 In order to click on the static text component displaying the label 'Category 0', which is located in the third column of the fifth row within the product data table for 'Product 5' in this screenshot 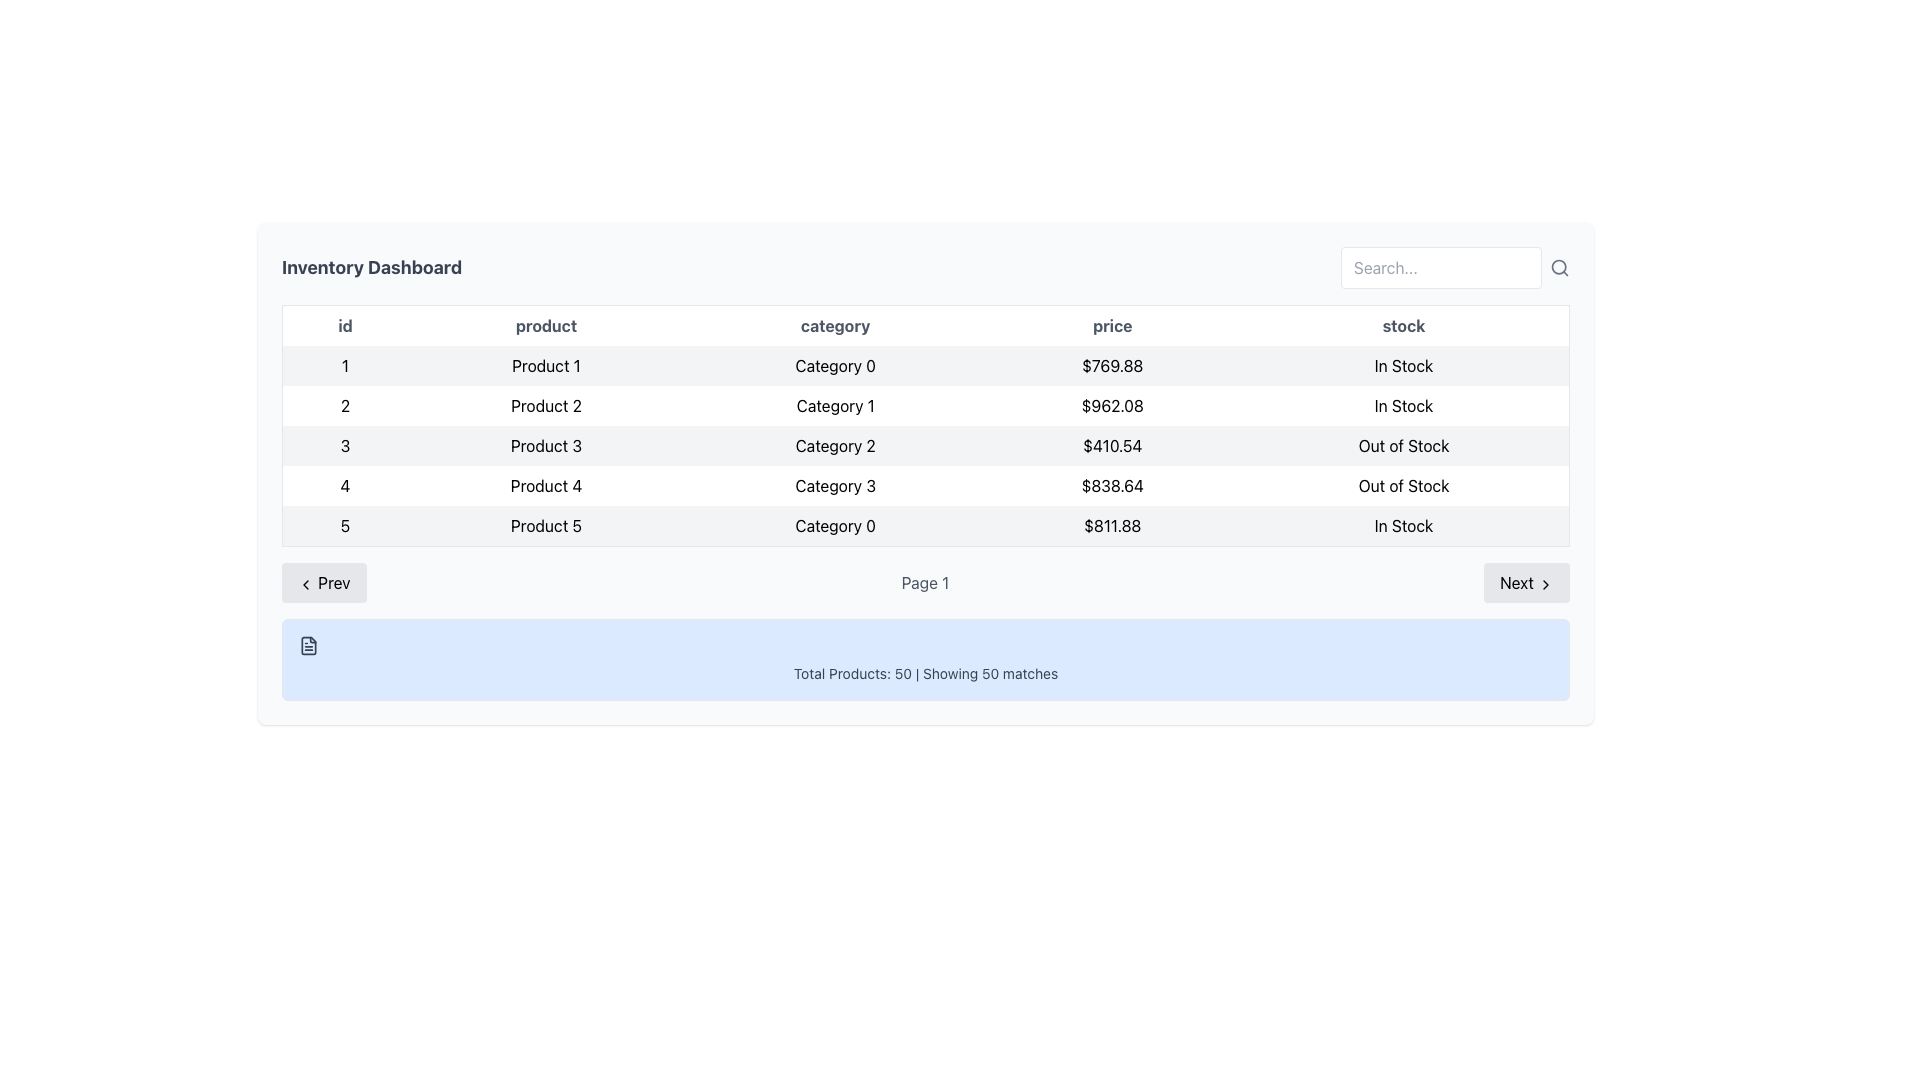, I will do `click(835, 525)`.